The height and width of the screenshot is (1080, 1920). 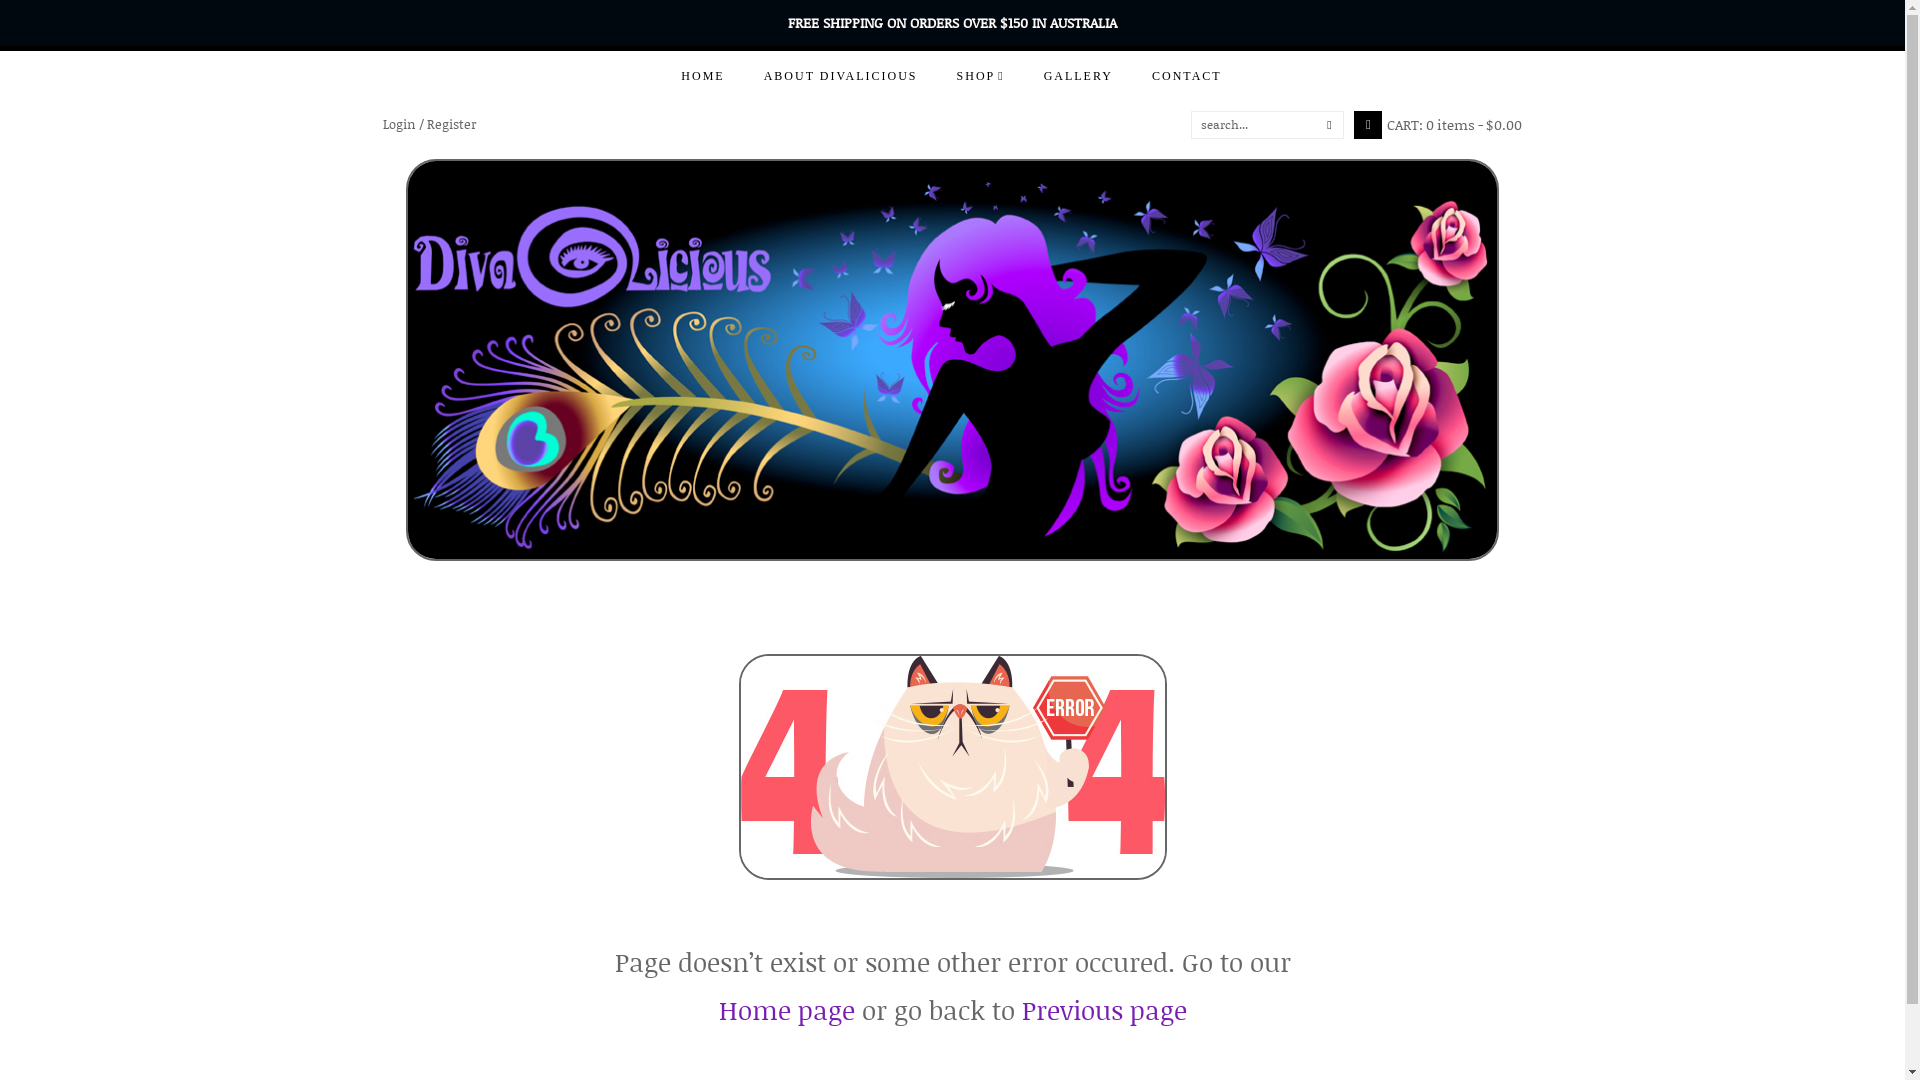 What do you see at coordinates (427, 124) in the screenshot?
I see `'Login / Register'` at bounding box center [427, 124].